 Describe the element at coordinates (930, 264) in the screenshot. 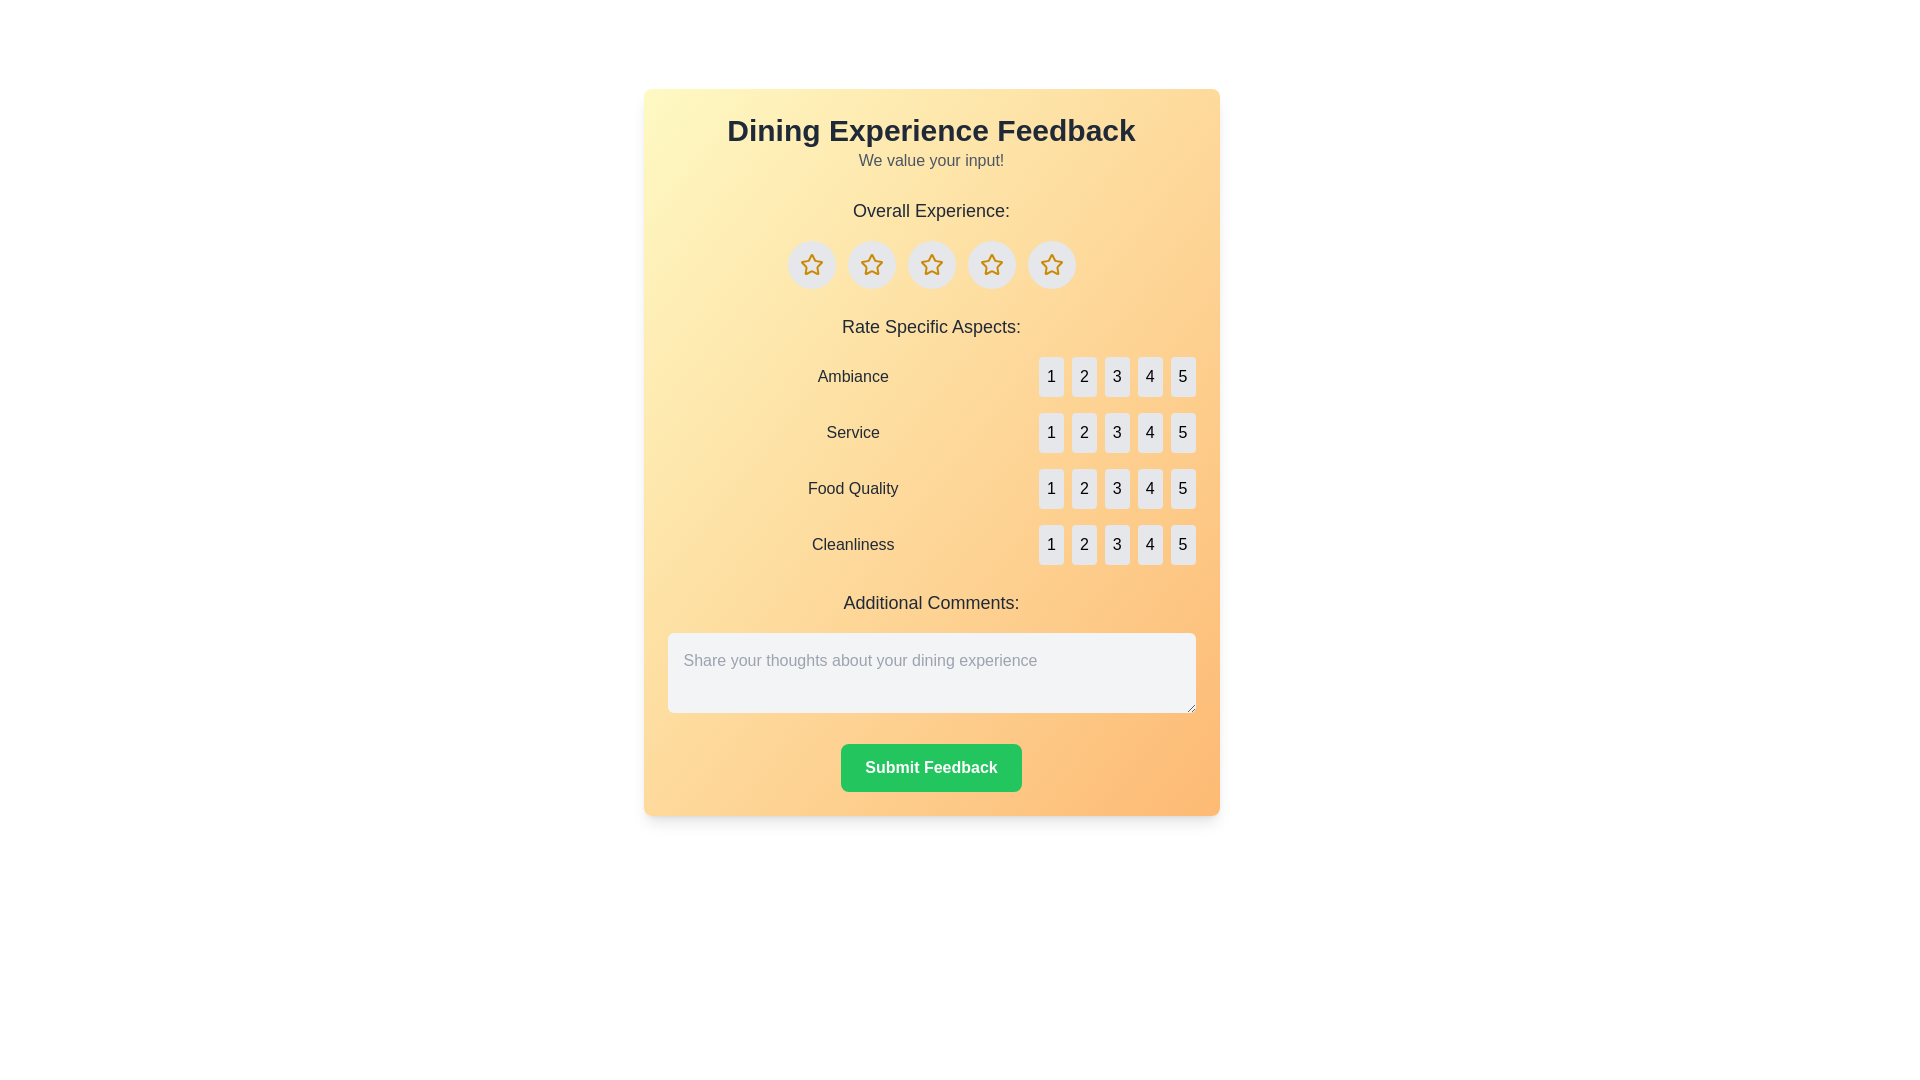

I see `the third circular rating button under the 'Overall Experience' heading` at that location.